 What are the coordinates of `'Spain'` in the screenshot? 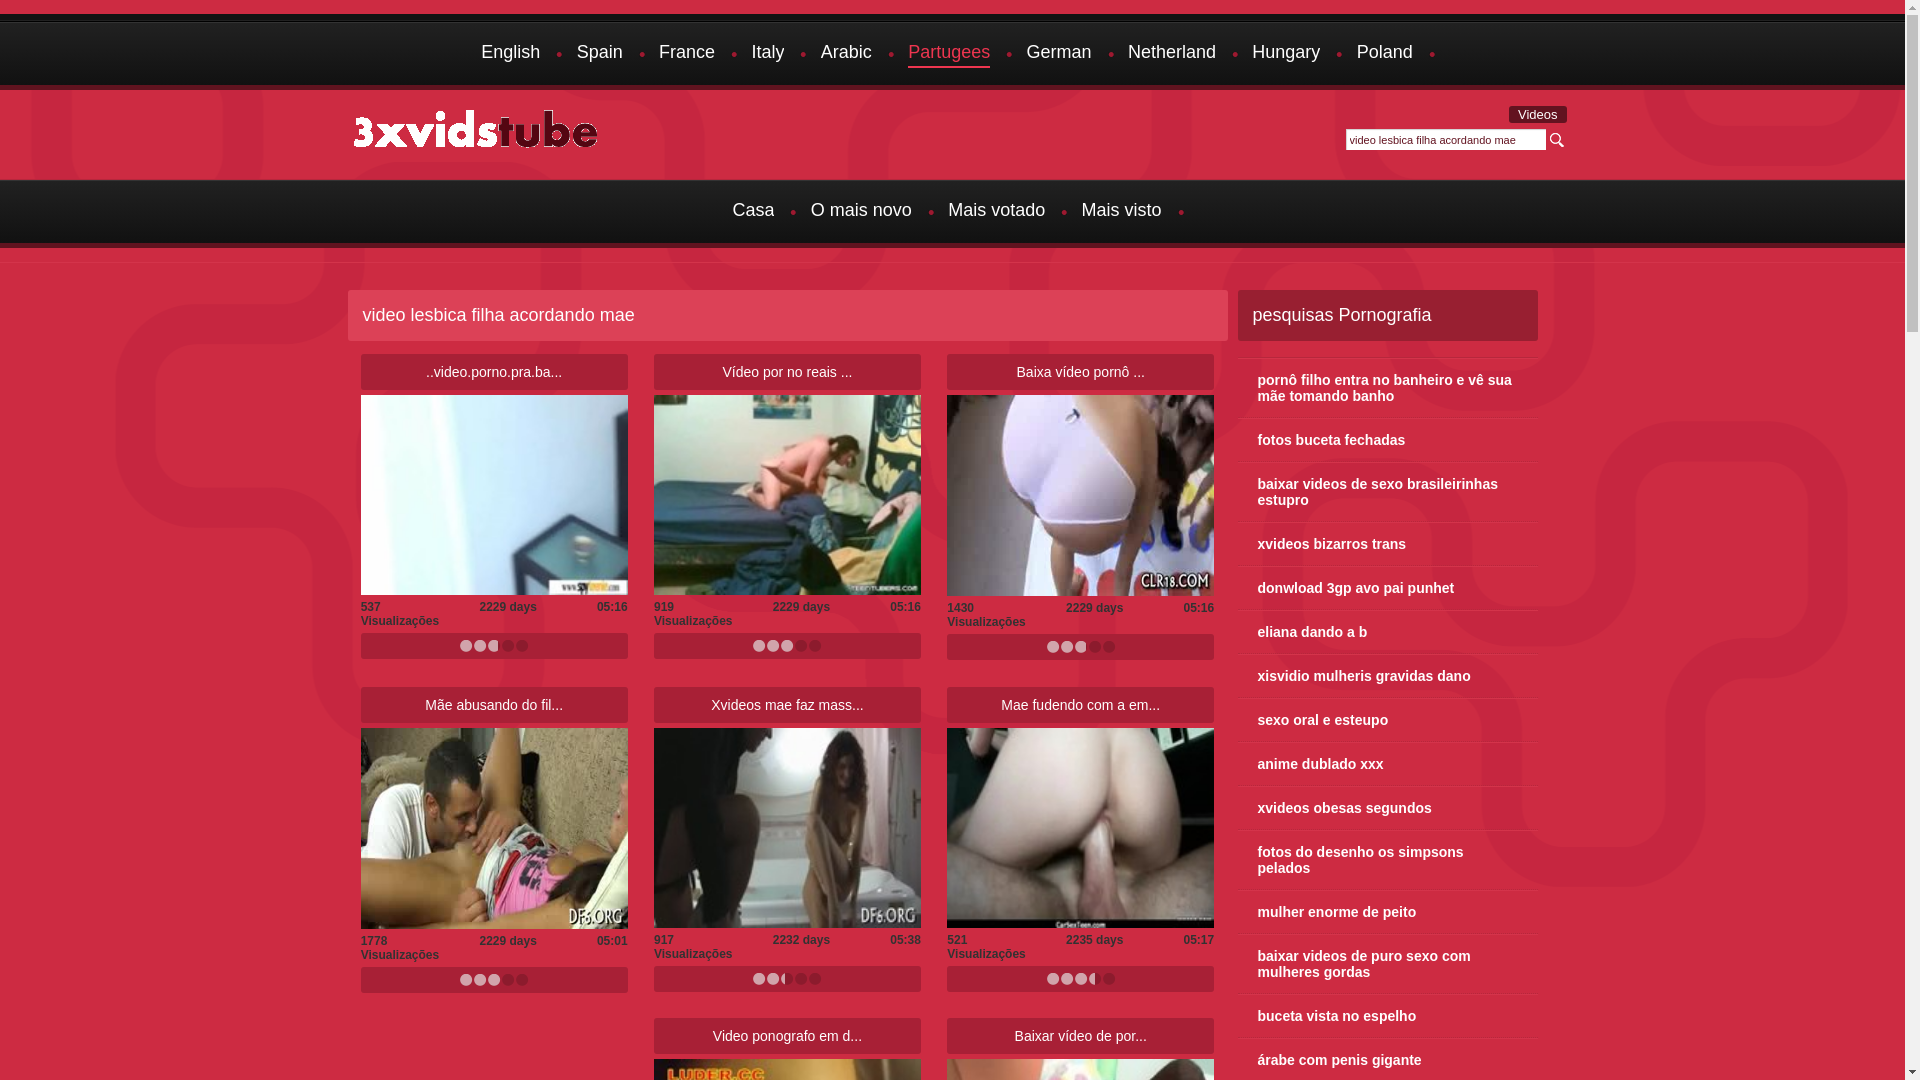 It's located at (599, 53).